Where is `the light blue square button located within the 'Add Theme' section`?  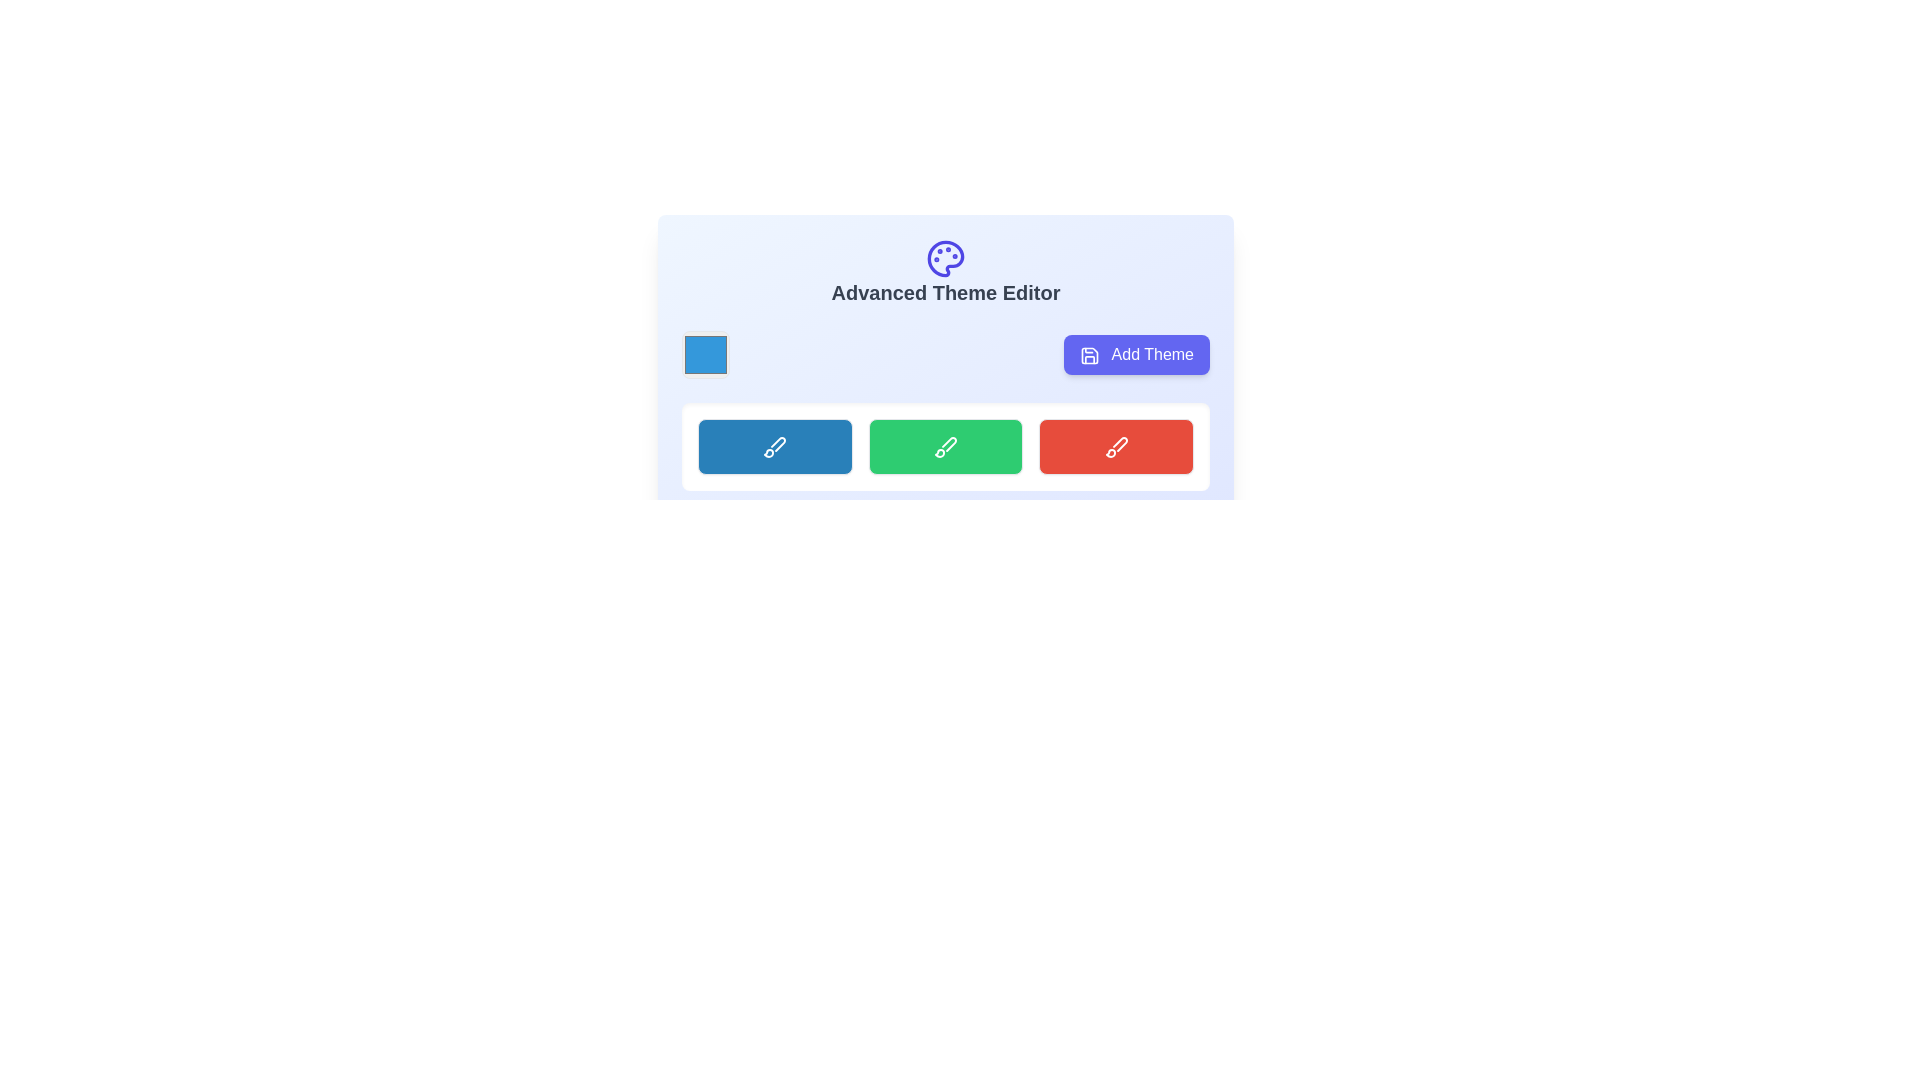 the light blue square button located within the 'Add Theme' section is located at coordinates (705, 353).